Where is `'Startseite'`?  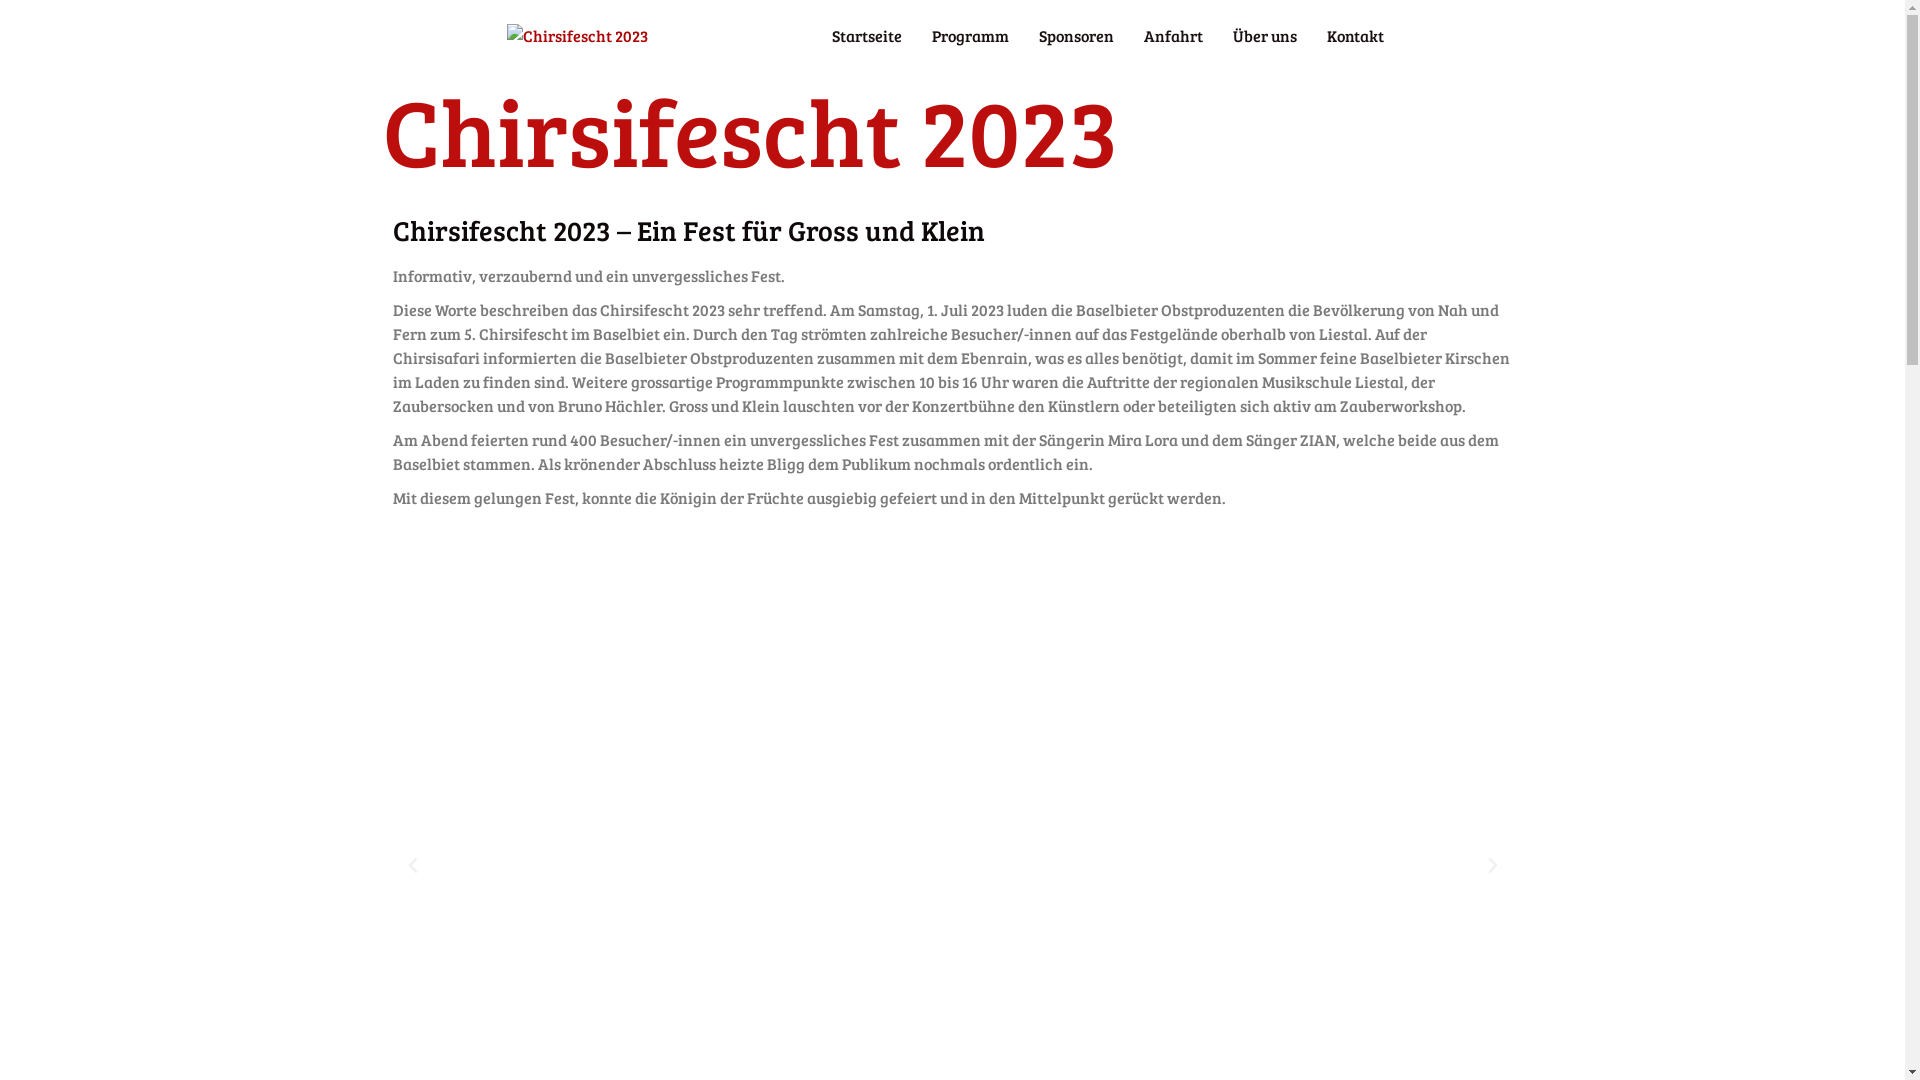
'Startseite' is located at coordinates (951, 104).